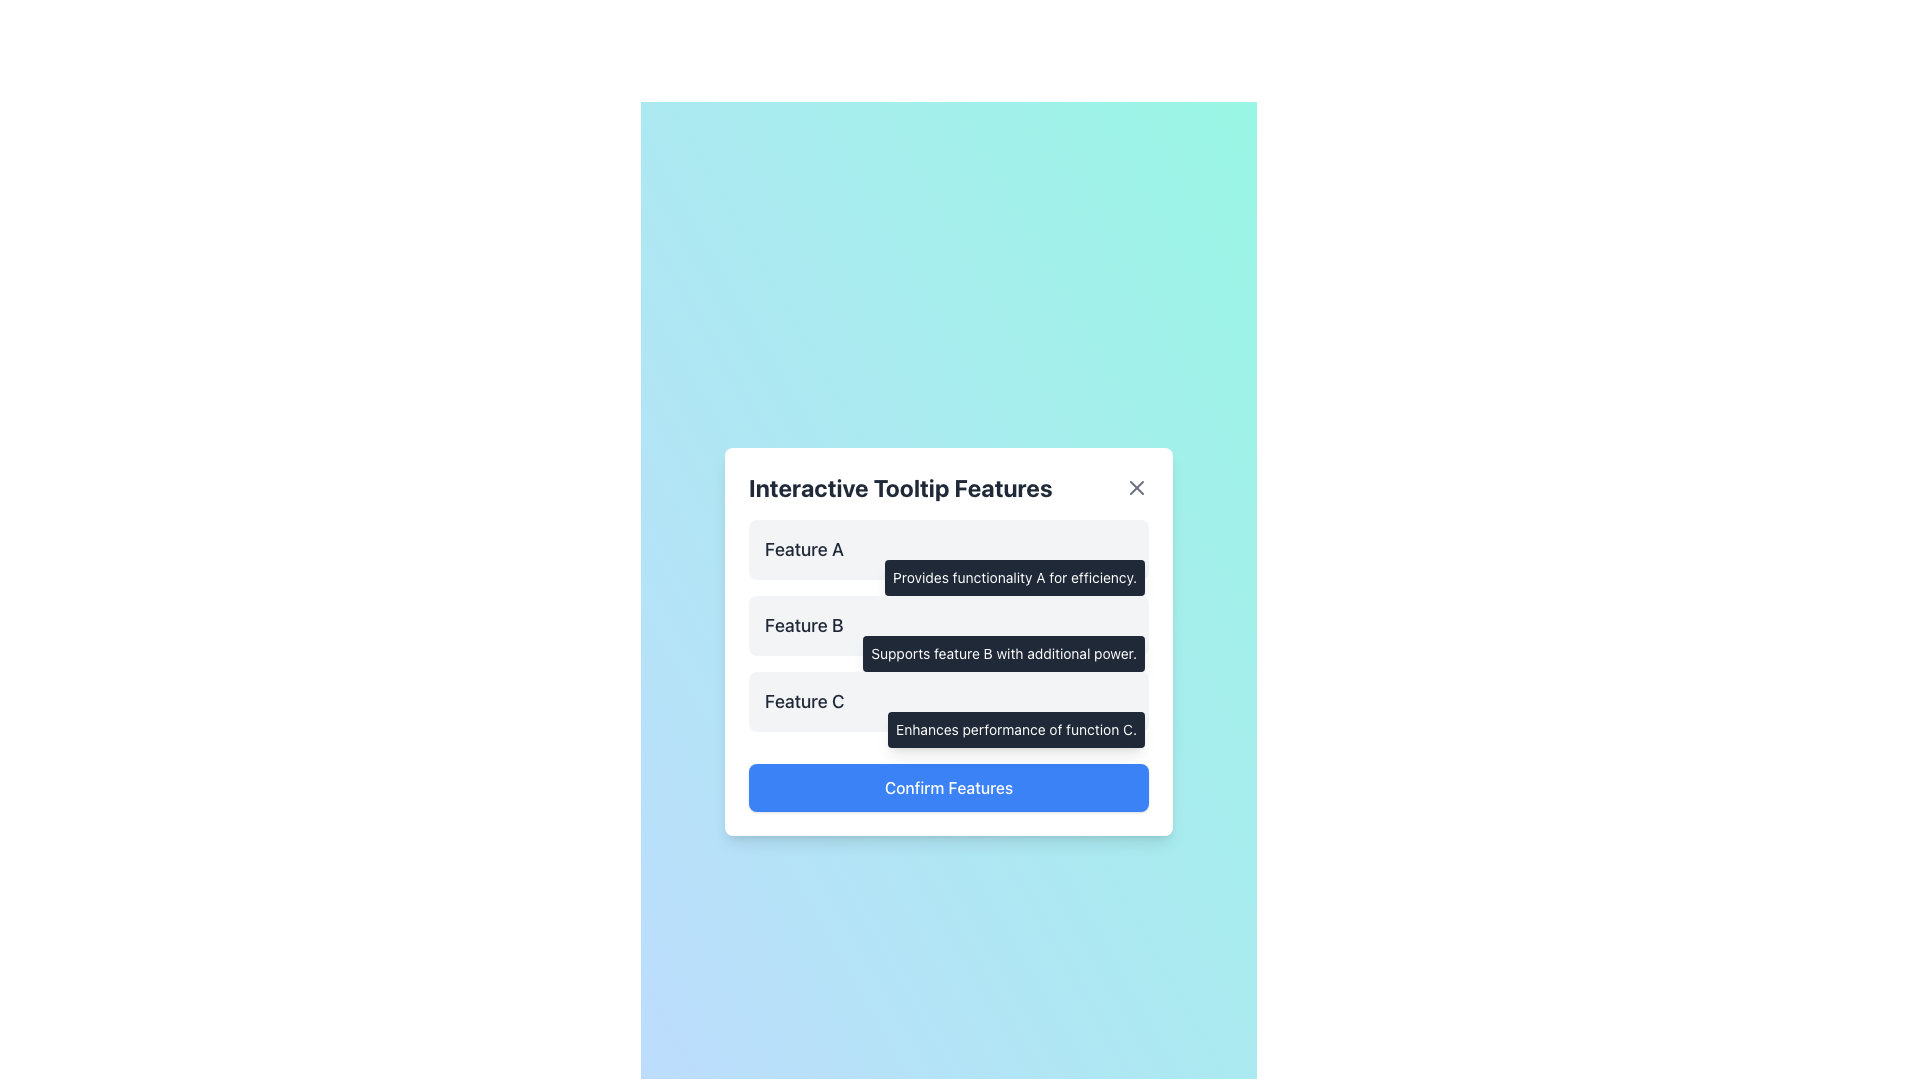 The image size is (1920, 1080). What do you see at coordinates (1016, 729) in the screenshot?
I see `the dark gray rectangular tooltip with white text that reads 'Enhances performance of function C', located to the right of the feature labeled 'Feature C'` at bounding box center [1016, 729].